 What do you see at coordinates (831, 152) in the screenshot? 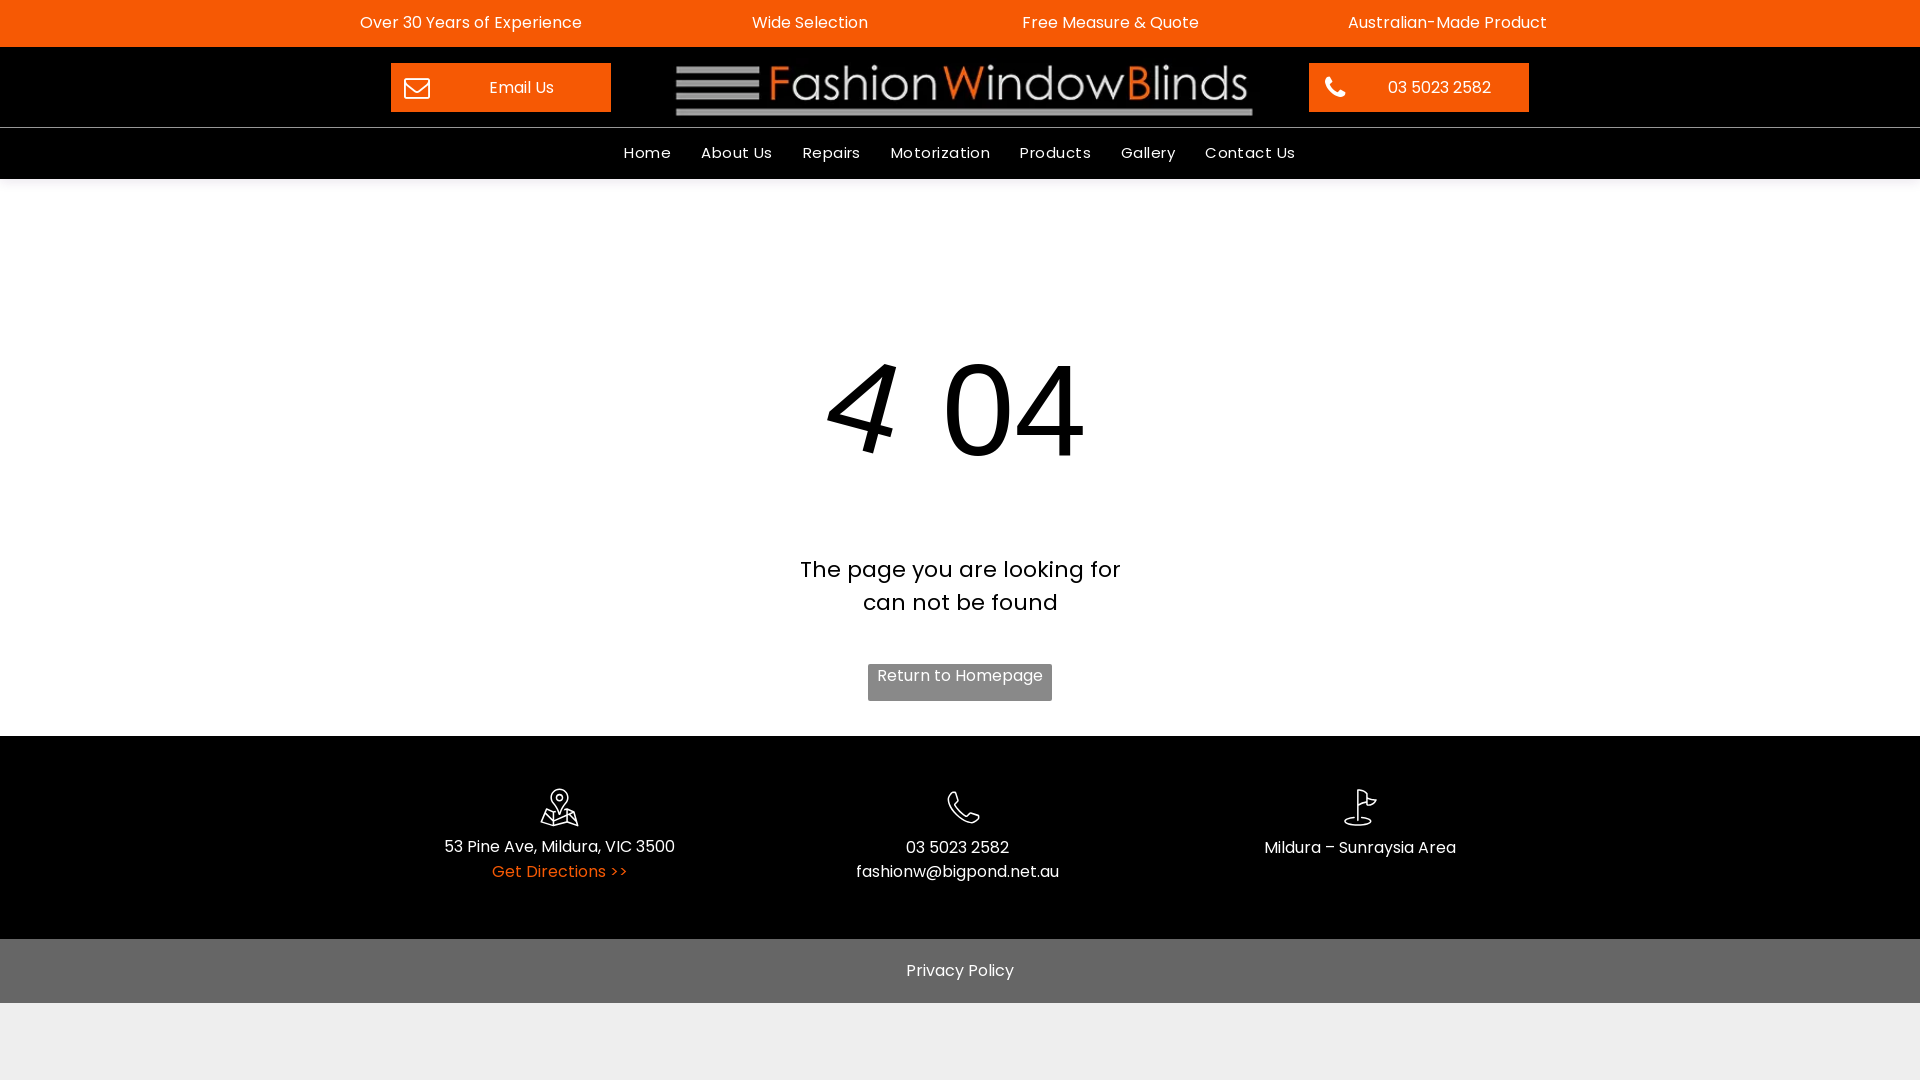
I see `'Repairs'` at bounding box center [831, 152].